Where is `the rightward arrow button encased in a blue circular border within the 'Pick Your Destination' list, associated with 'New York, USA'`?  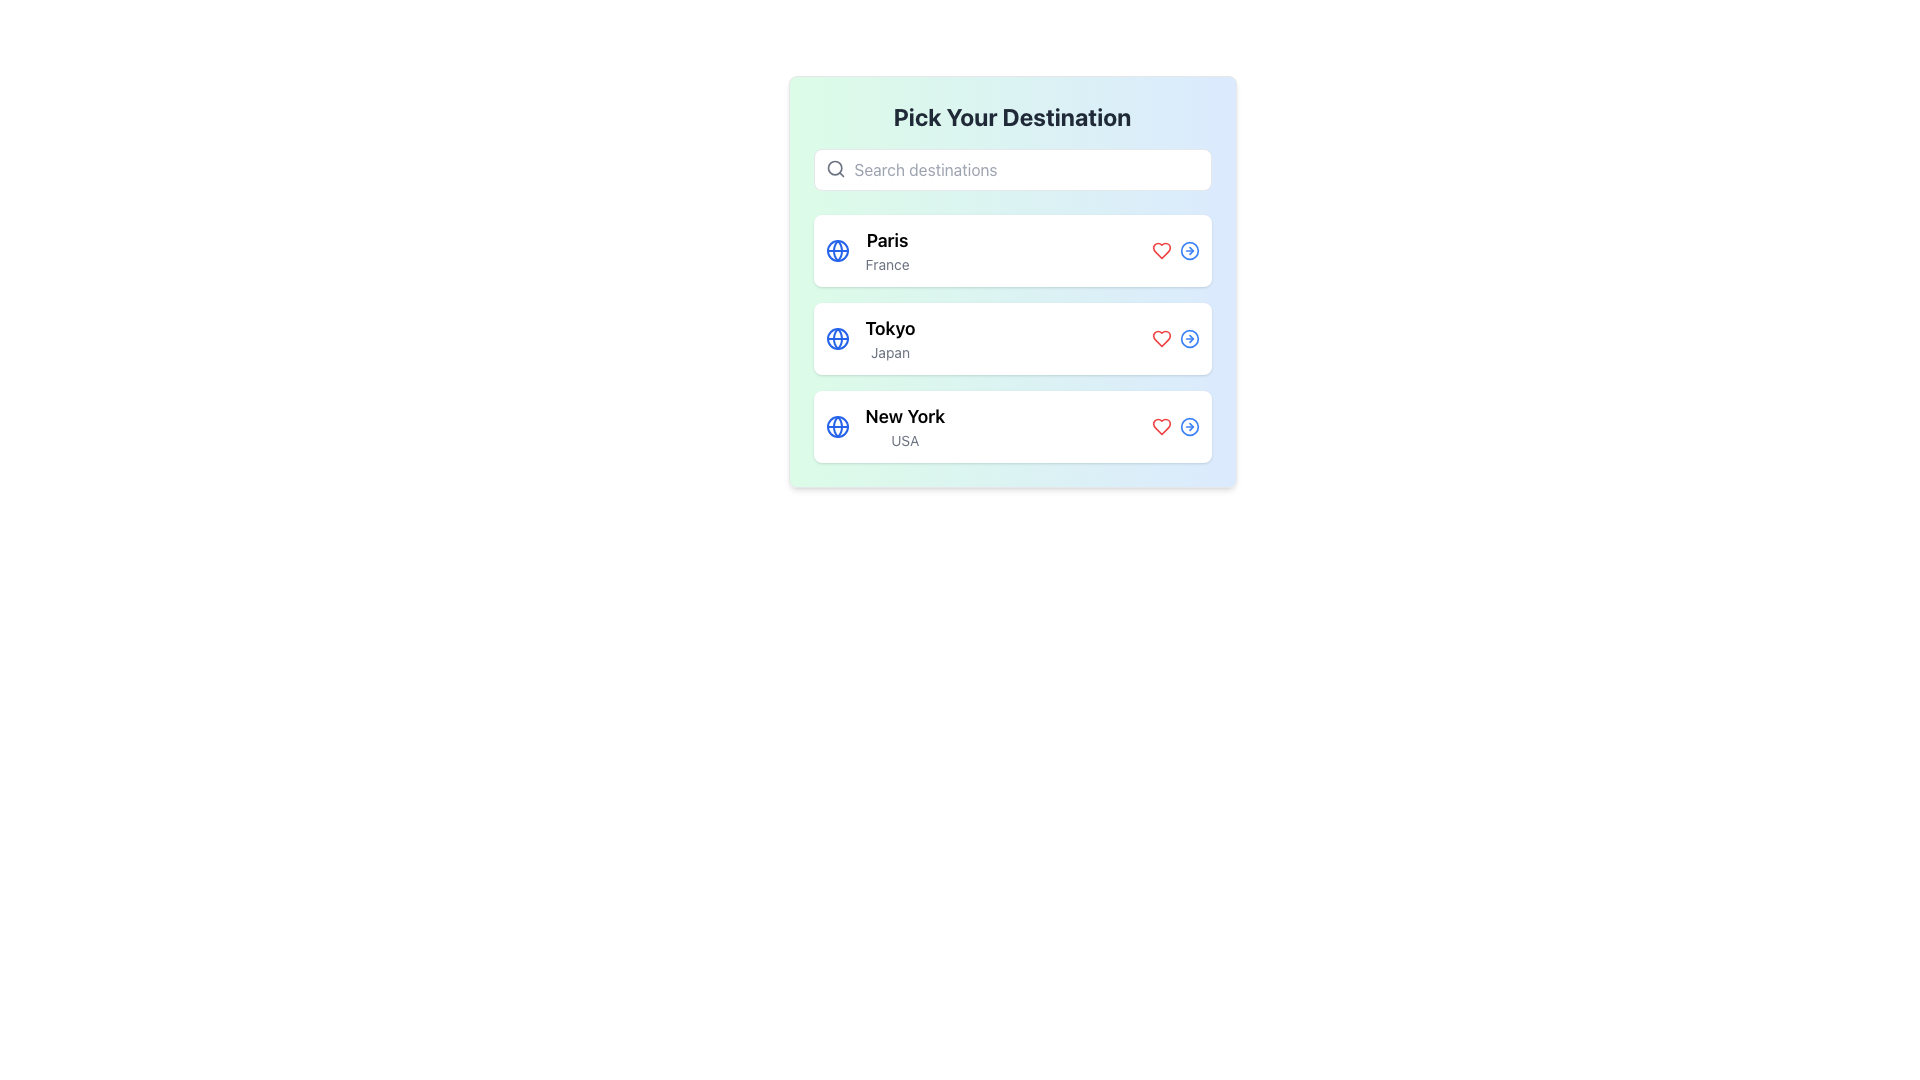 the rightward arrow button encased in a blue circular border within the 'Pick Your Destination' list, associated with 'New York, USA' is located at coordinates (1189, 426).